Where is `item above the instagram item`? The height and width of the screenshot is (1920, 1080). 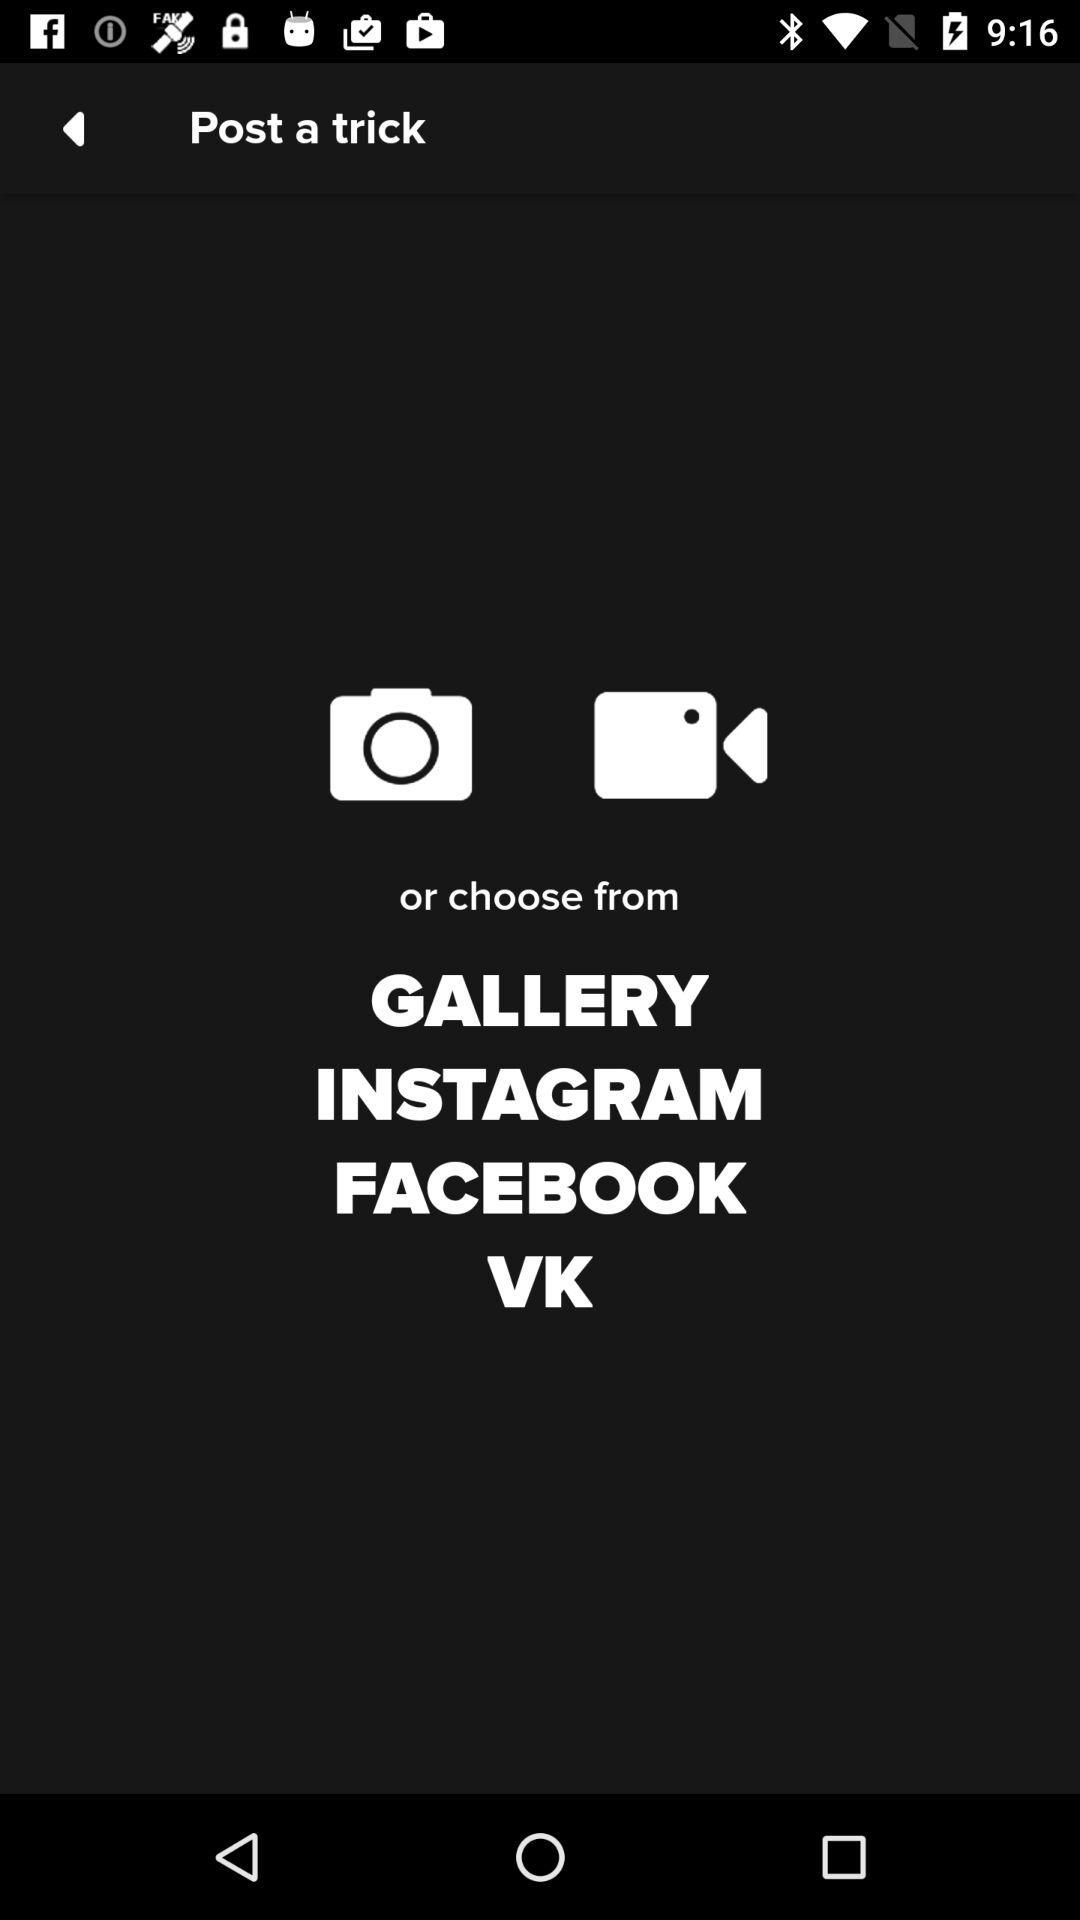 item above the instagram item is located at coordinates (538, 1003).